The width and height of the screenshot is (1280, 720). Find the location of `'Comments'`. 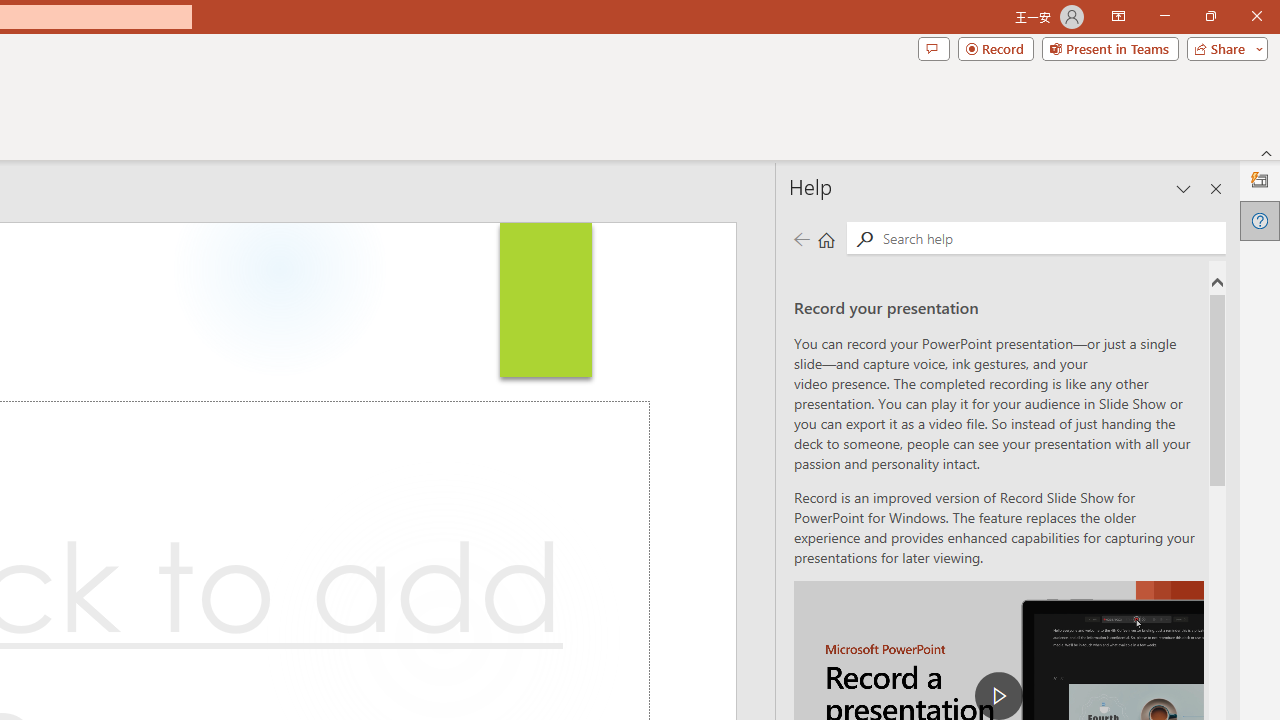

'Comments' is located at coordinates (932, 47).